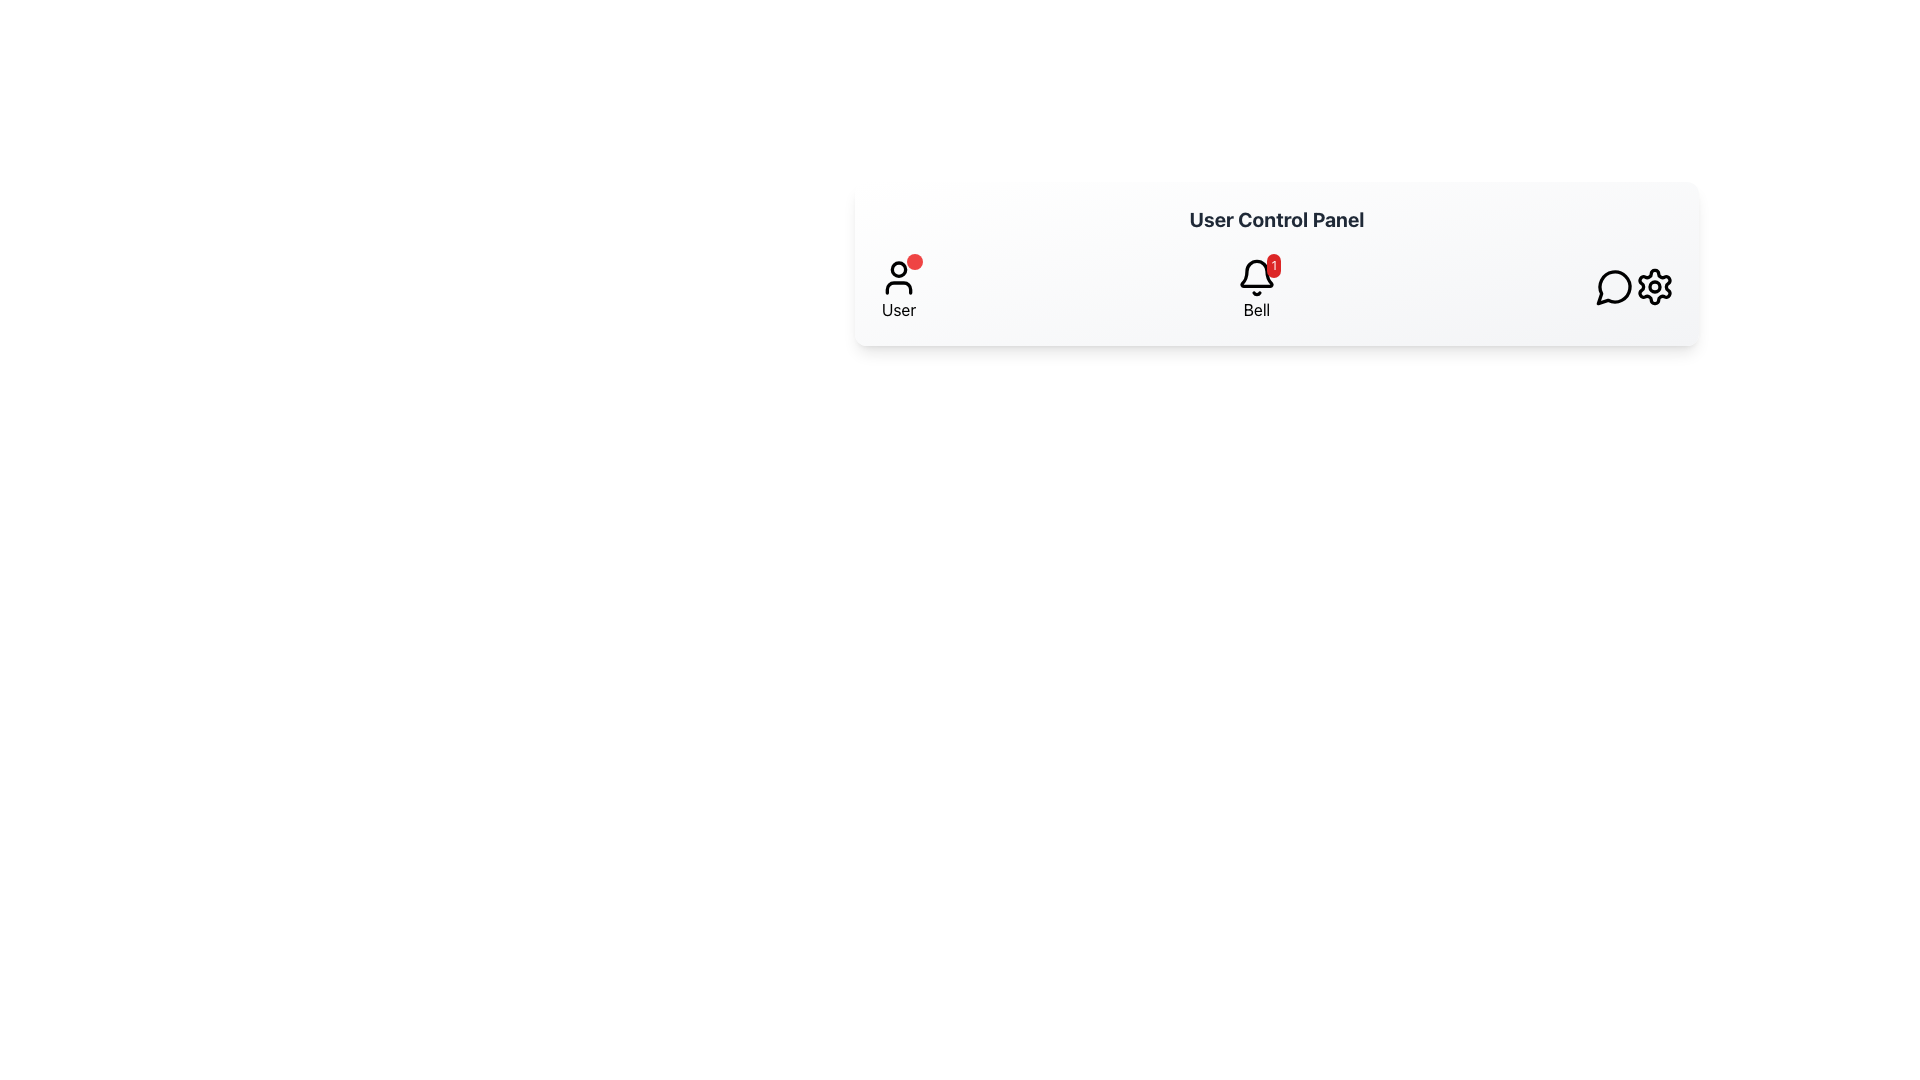  I want to click on the messaging icon located in the navigation bar towards the far right side, adjacent, so click(1614, 287).